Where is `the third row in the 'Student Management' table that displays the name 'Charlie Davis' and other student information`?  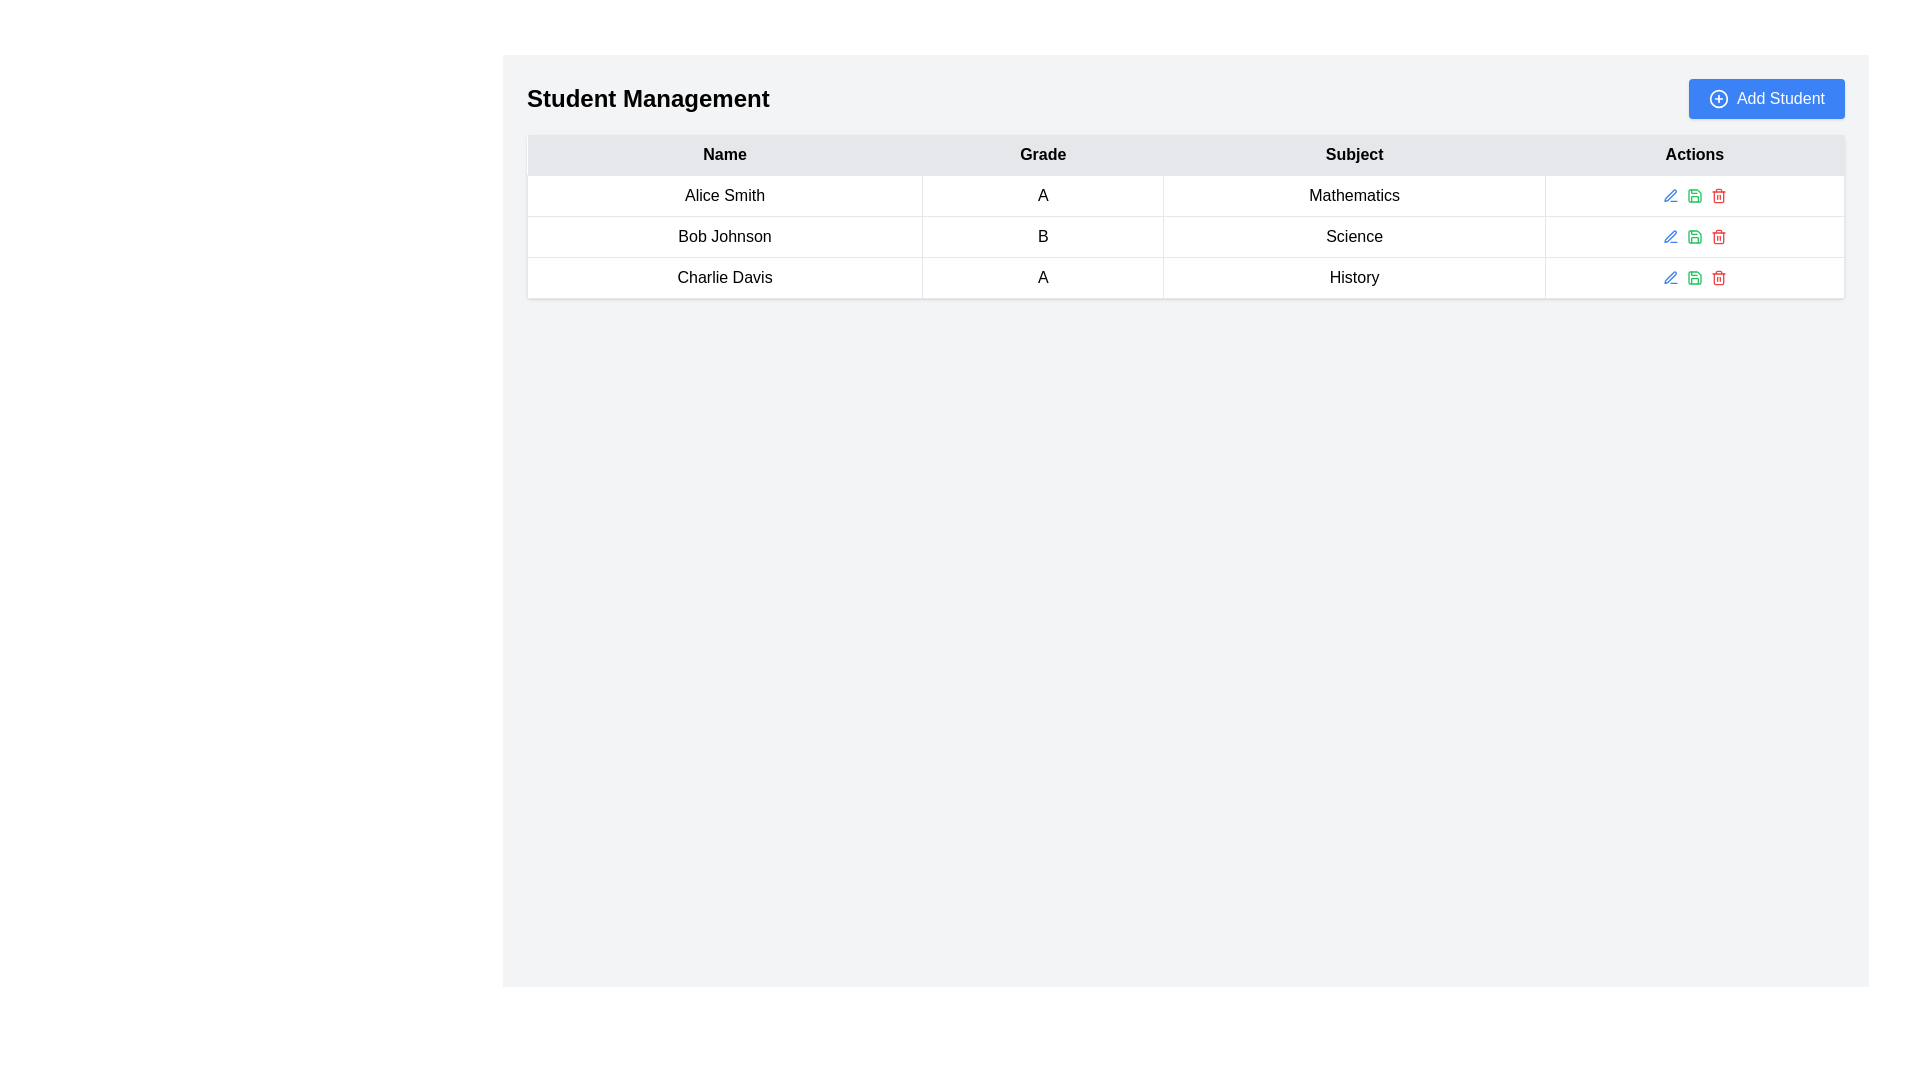
the third row in the 'Student Management' table that displays the name 'Charlie Davis' and other student information is located at coordinates (1185, 277).